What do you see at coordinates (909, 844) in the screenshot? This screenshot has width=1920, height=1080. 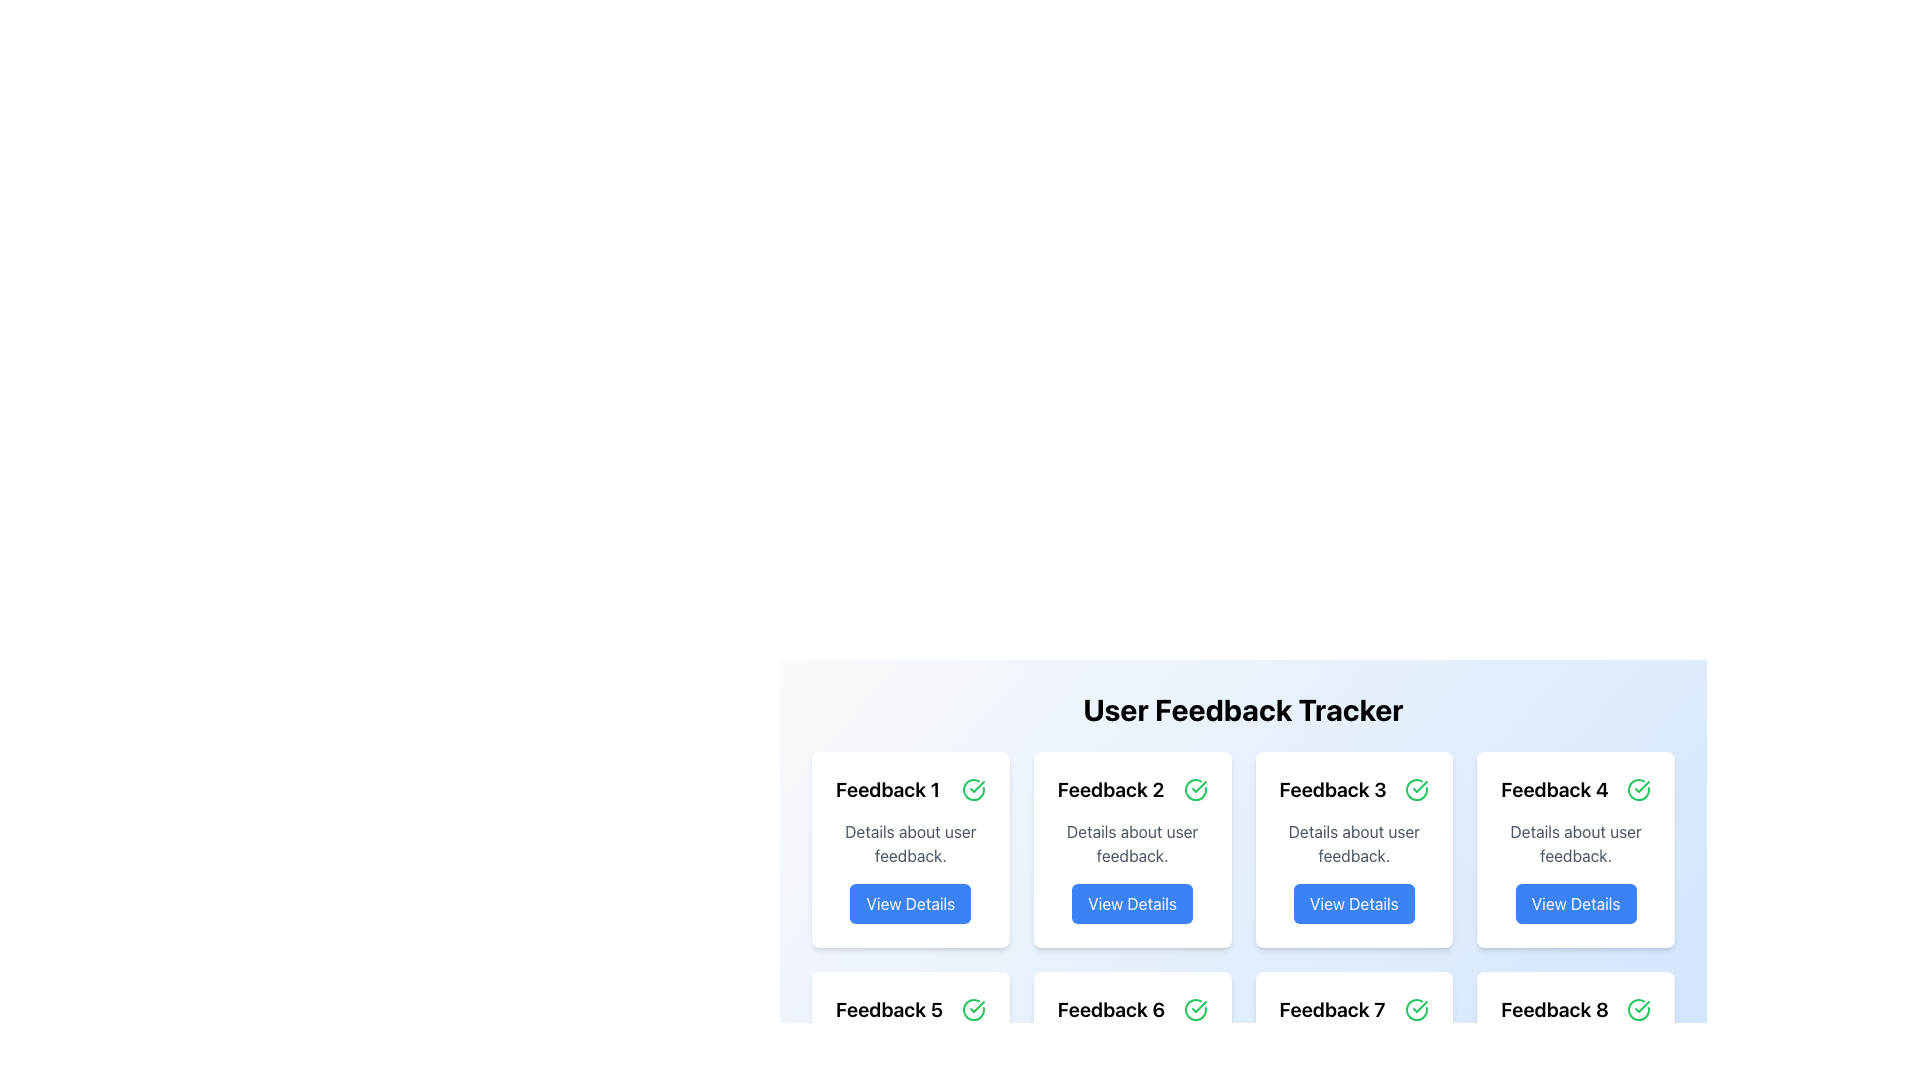 I see `the text element providing descriptive information about the feedback associated with 'Feedback 1', located above the 'View Details' button` at bounding box center [909, 844].